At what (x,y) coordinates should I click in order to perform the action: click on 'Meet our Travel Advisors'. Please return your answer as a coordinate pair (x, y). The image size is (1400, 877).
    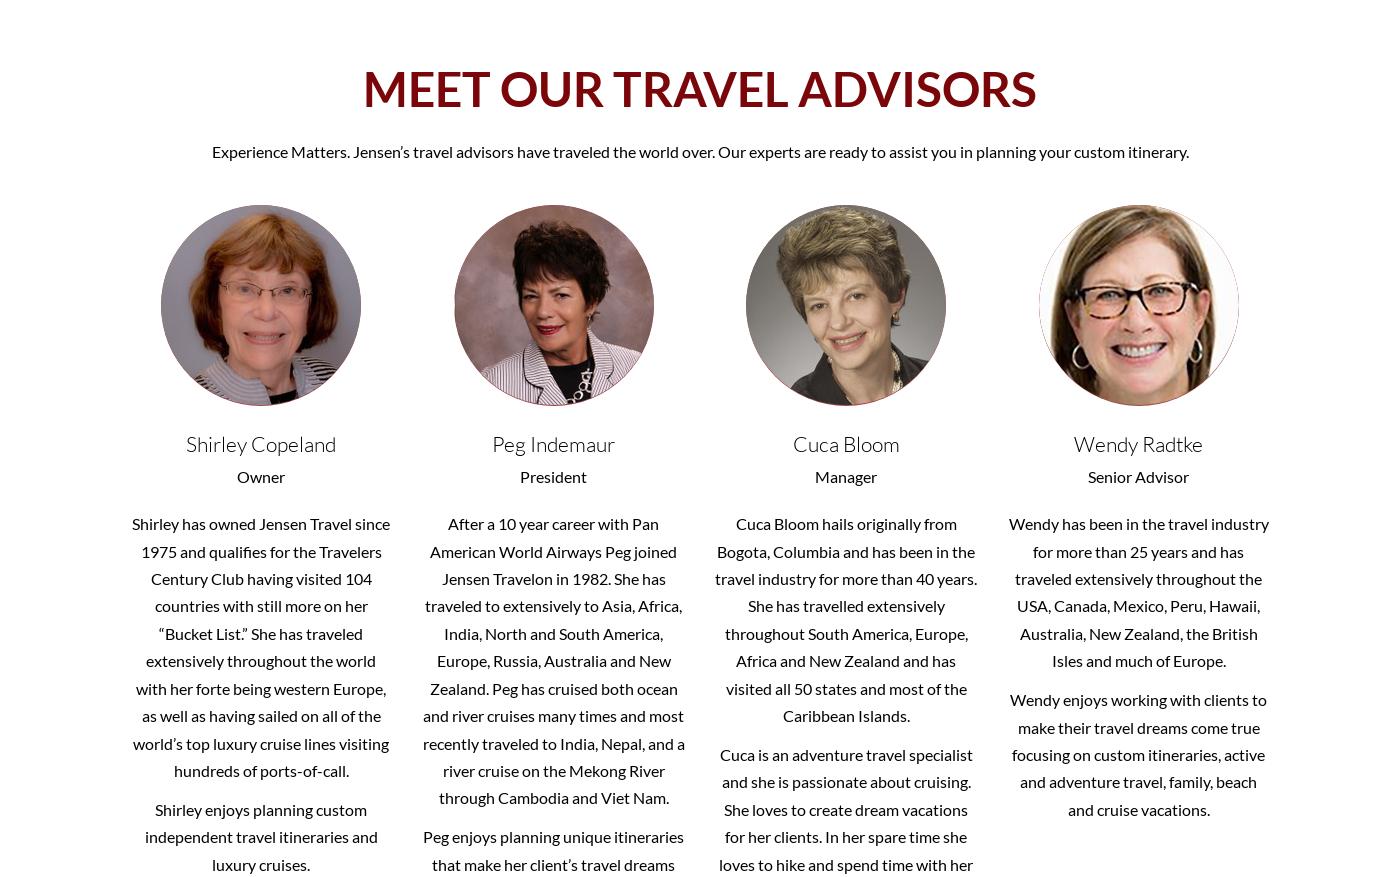
    Looking at the image, I should click on (700, 88).